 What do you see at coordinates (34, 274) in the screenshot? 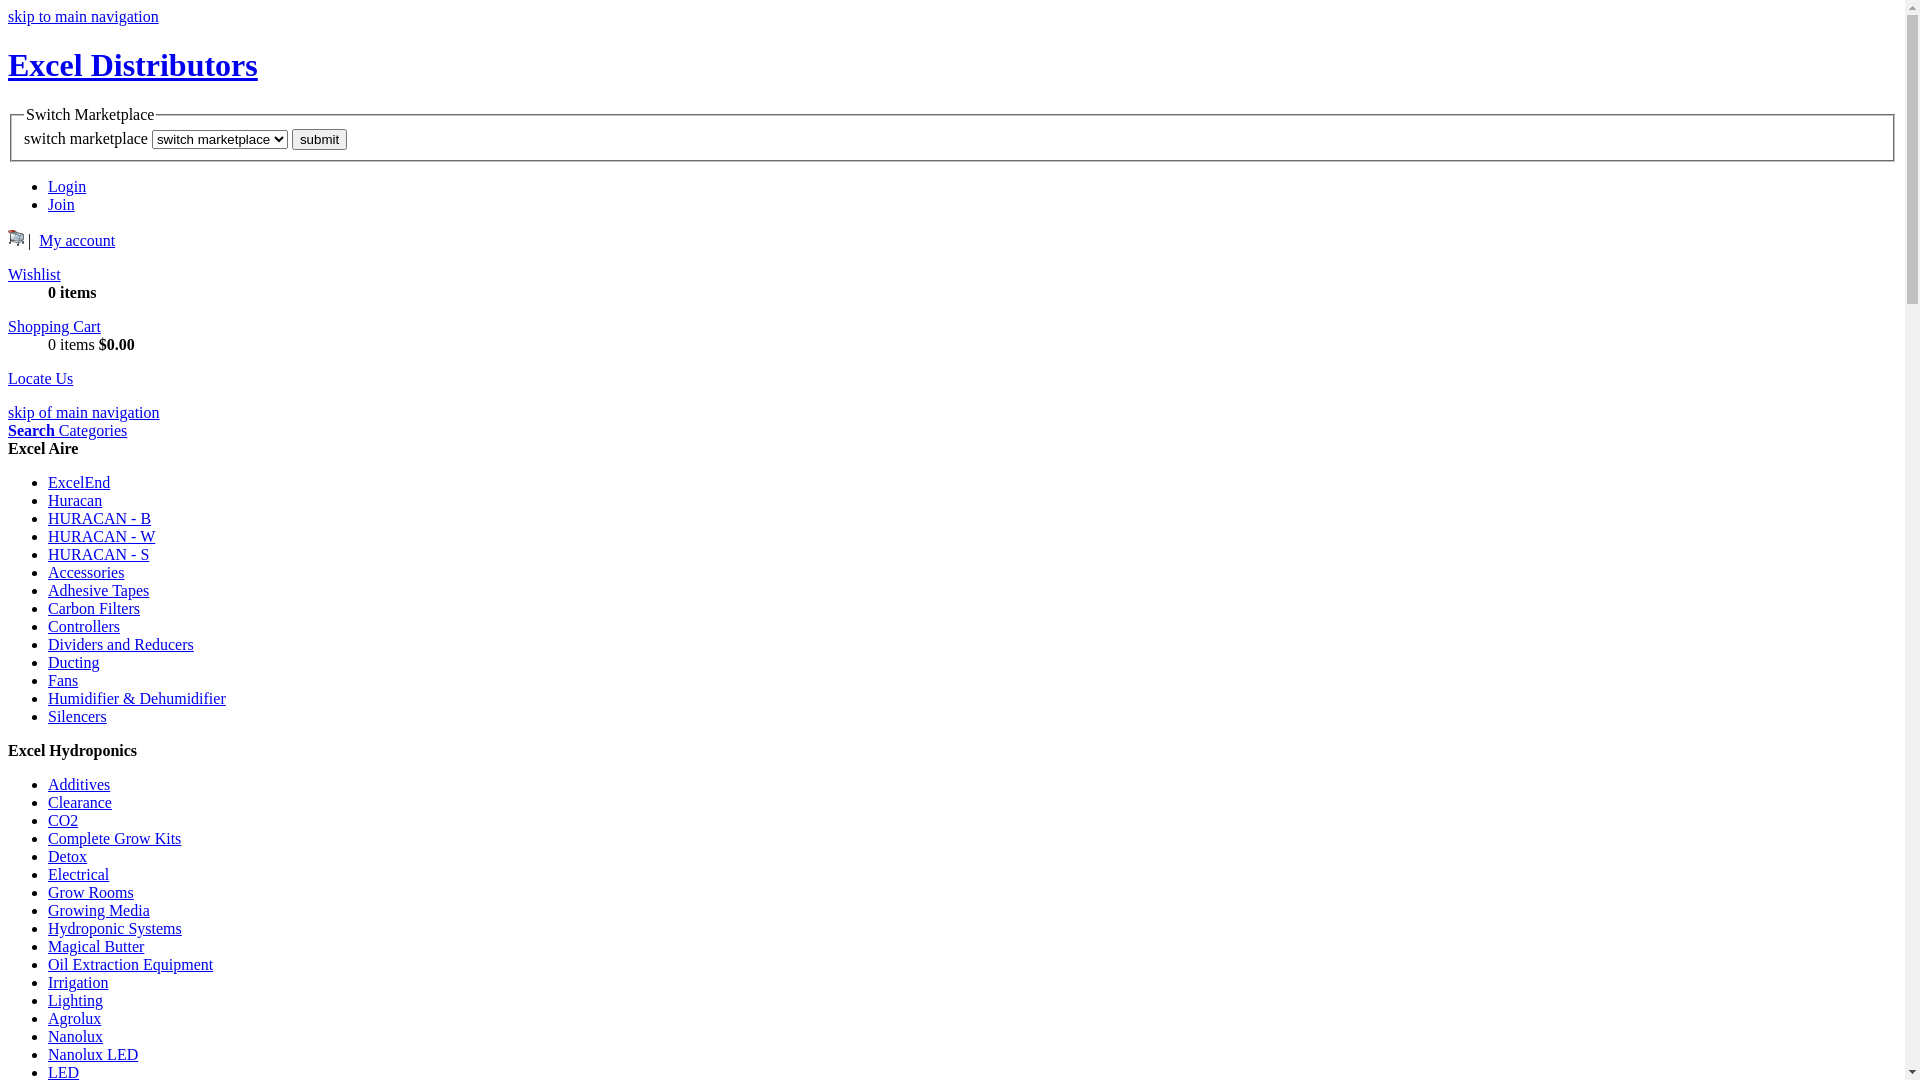
I see `'Wishlist'` at bounding box center [34, 274].